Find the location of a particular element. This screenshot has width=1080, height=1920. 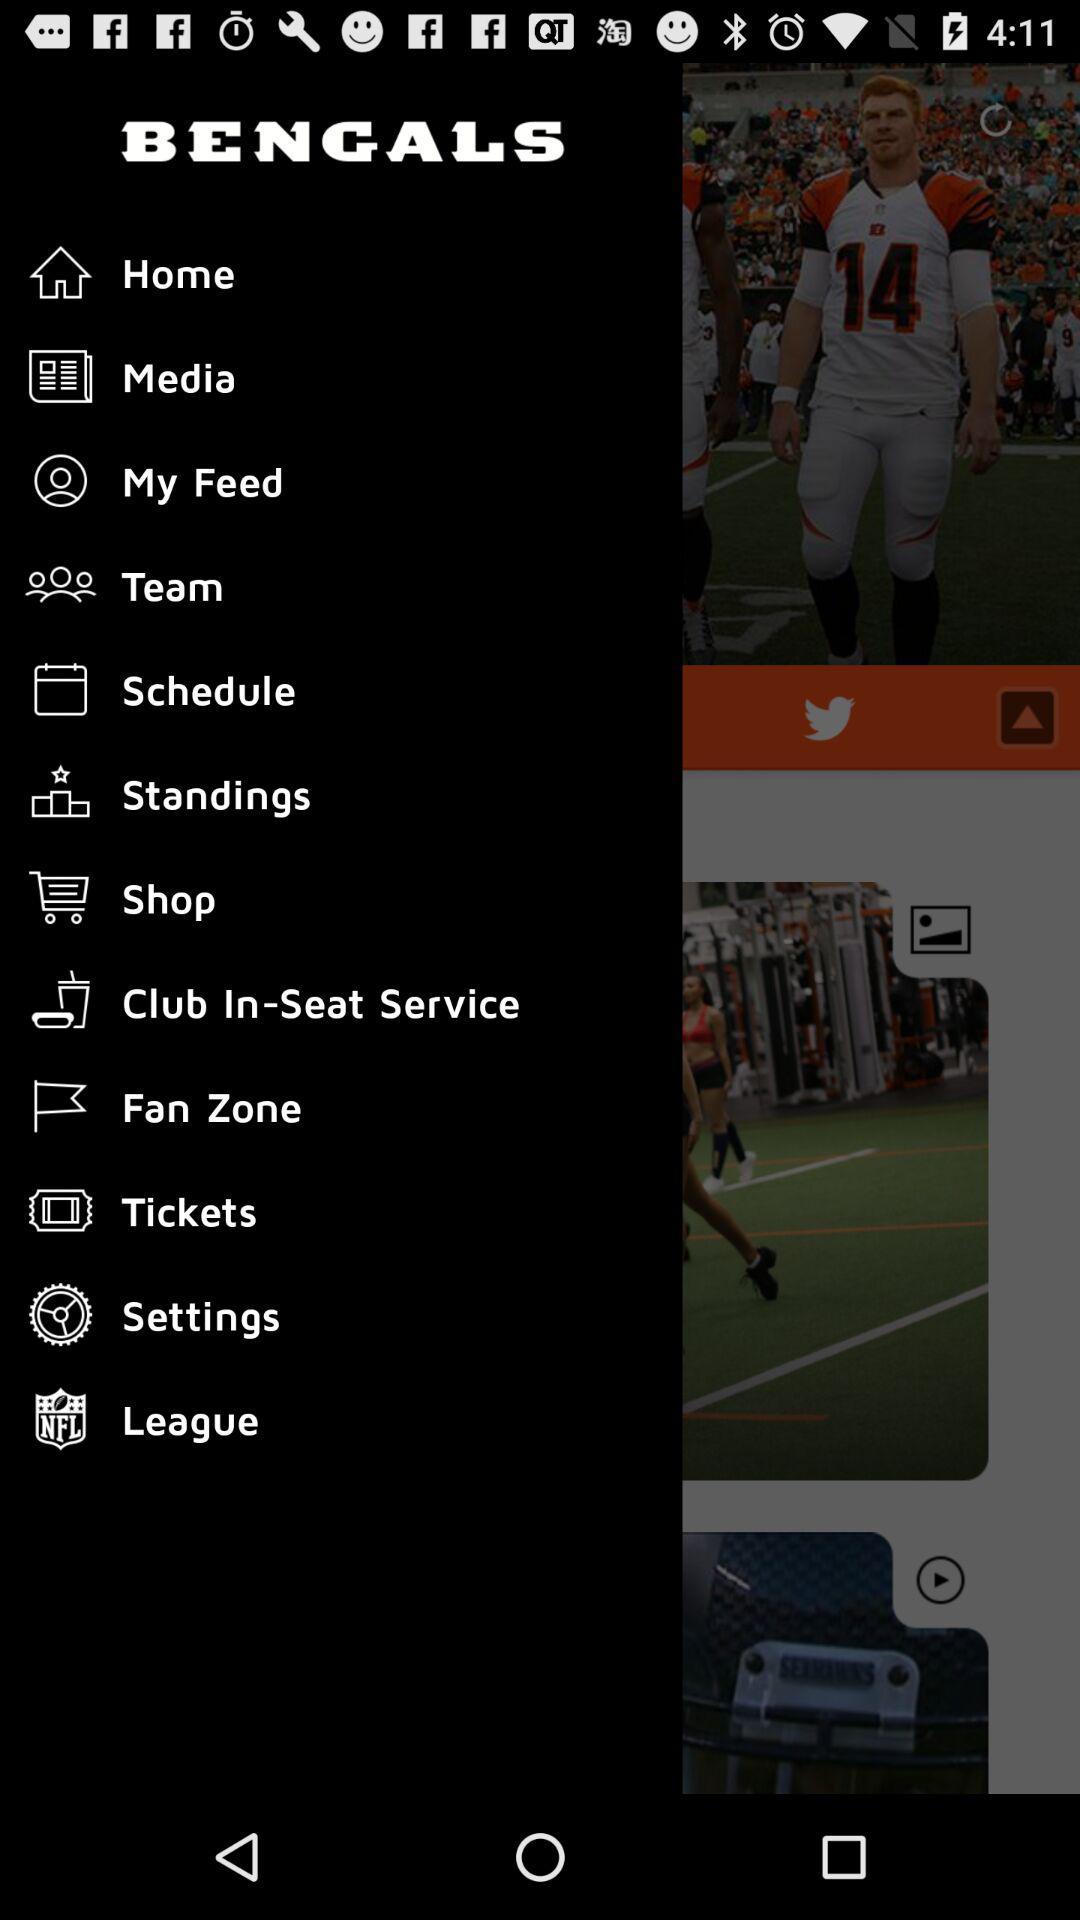

third option icon from bottom left corner is located at coordinates (60, 1209).